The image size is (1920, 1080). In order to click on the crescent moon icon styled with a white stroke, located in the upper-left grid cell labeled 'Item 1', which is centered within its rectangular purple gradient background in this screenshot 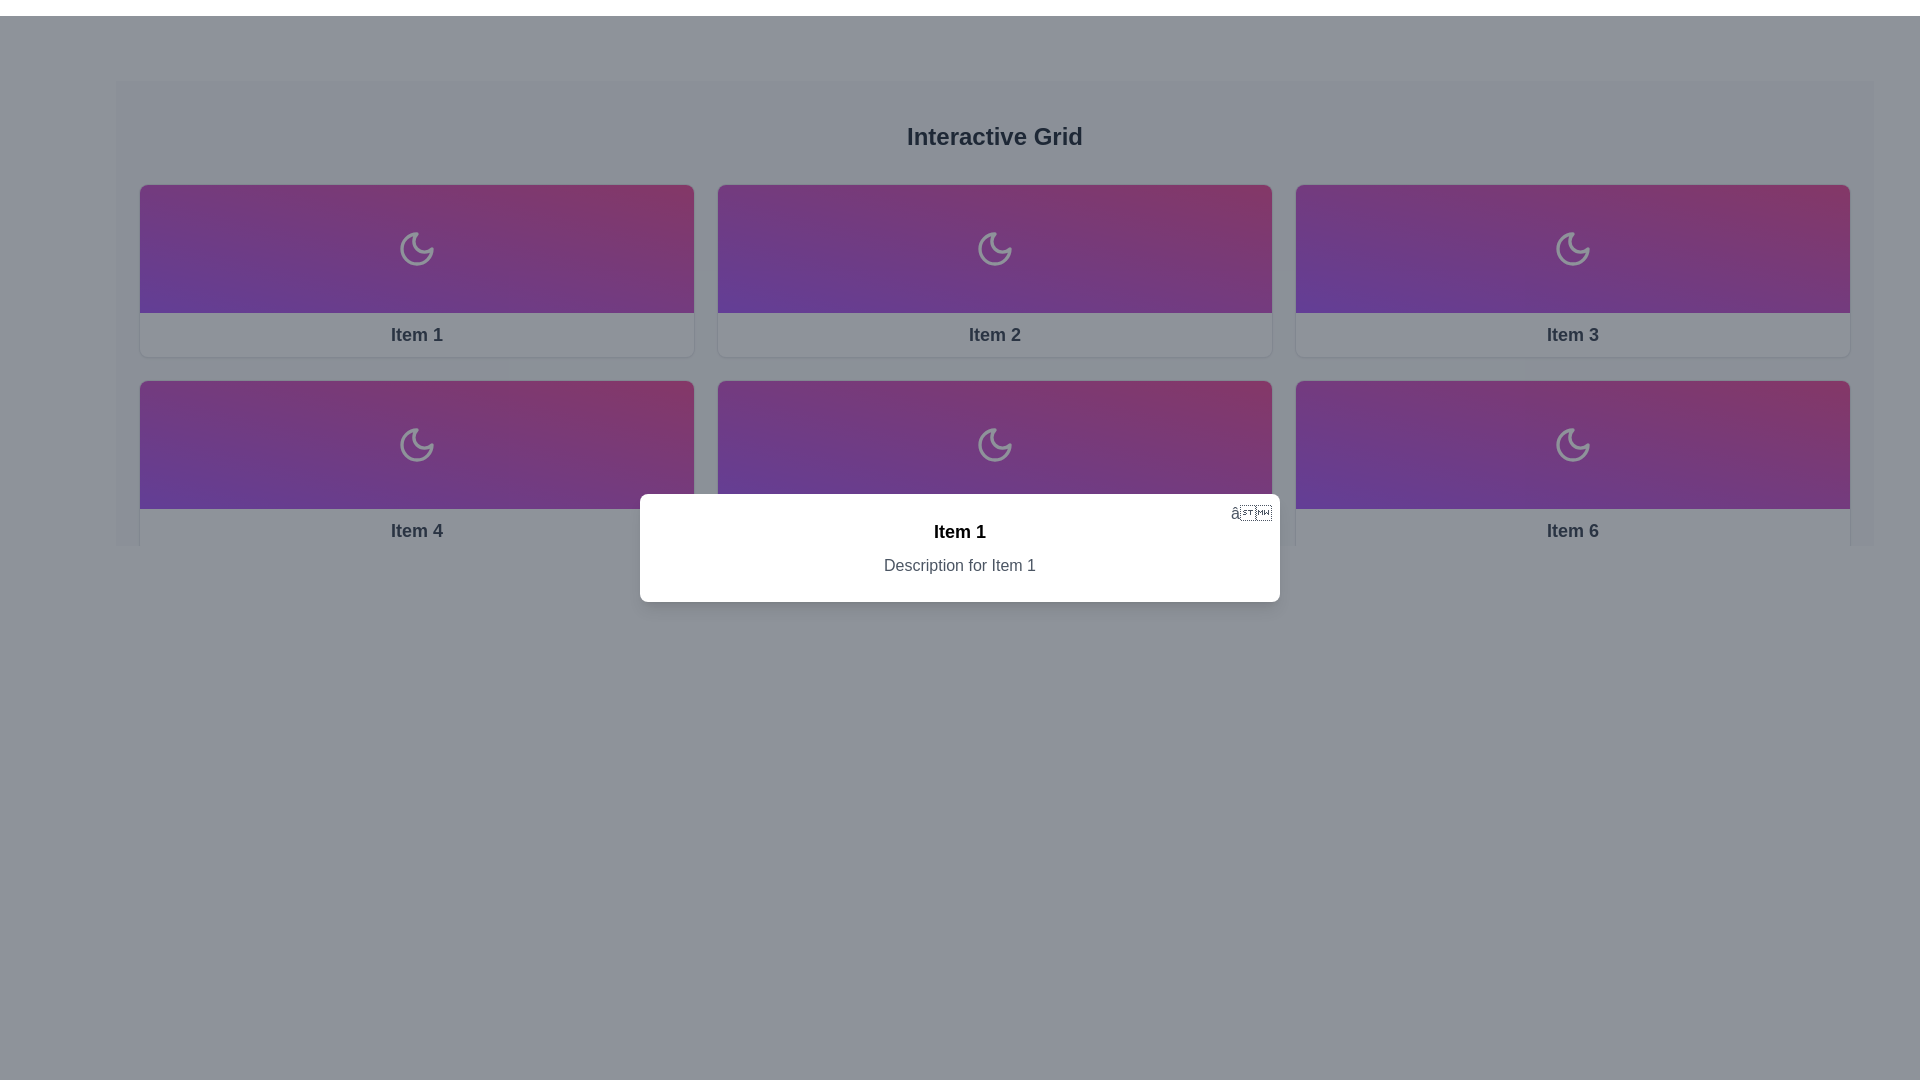, I will do `click(416, 248)`.